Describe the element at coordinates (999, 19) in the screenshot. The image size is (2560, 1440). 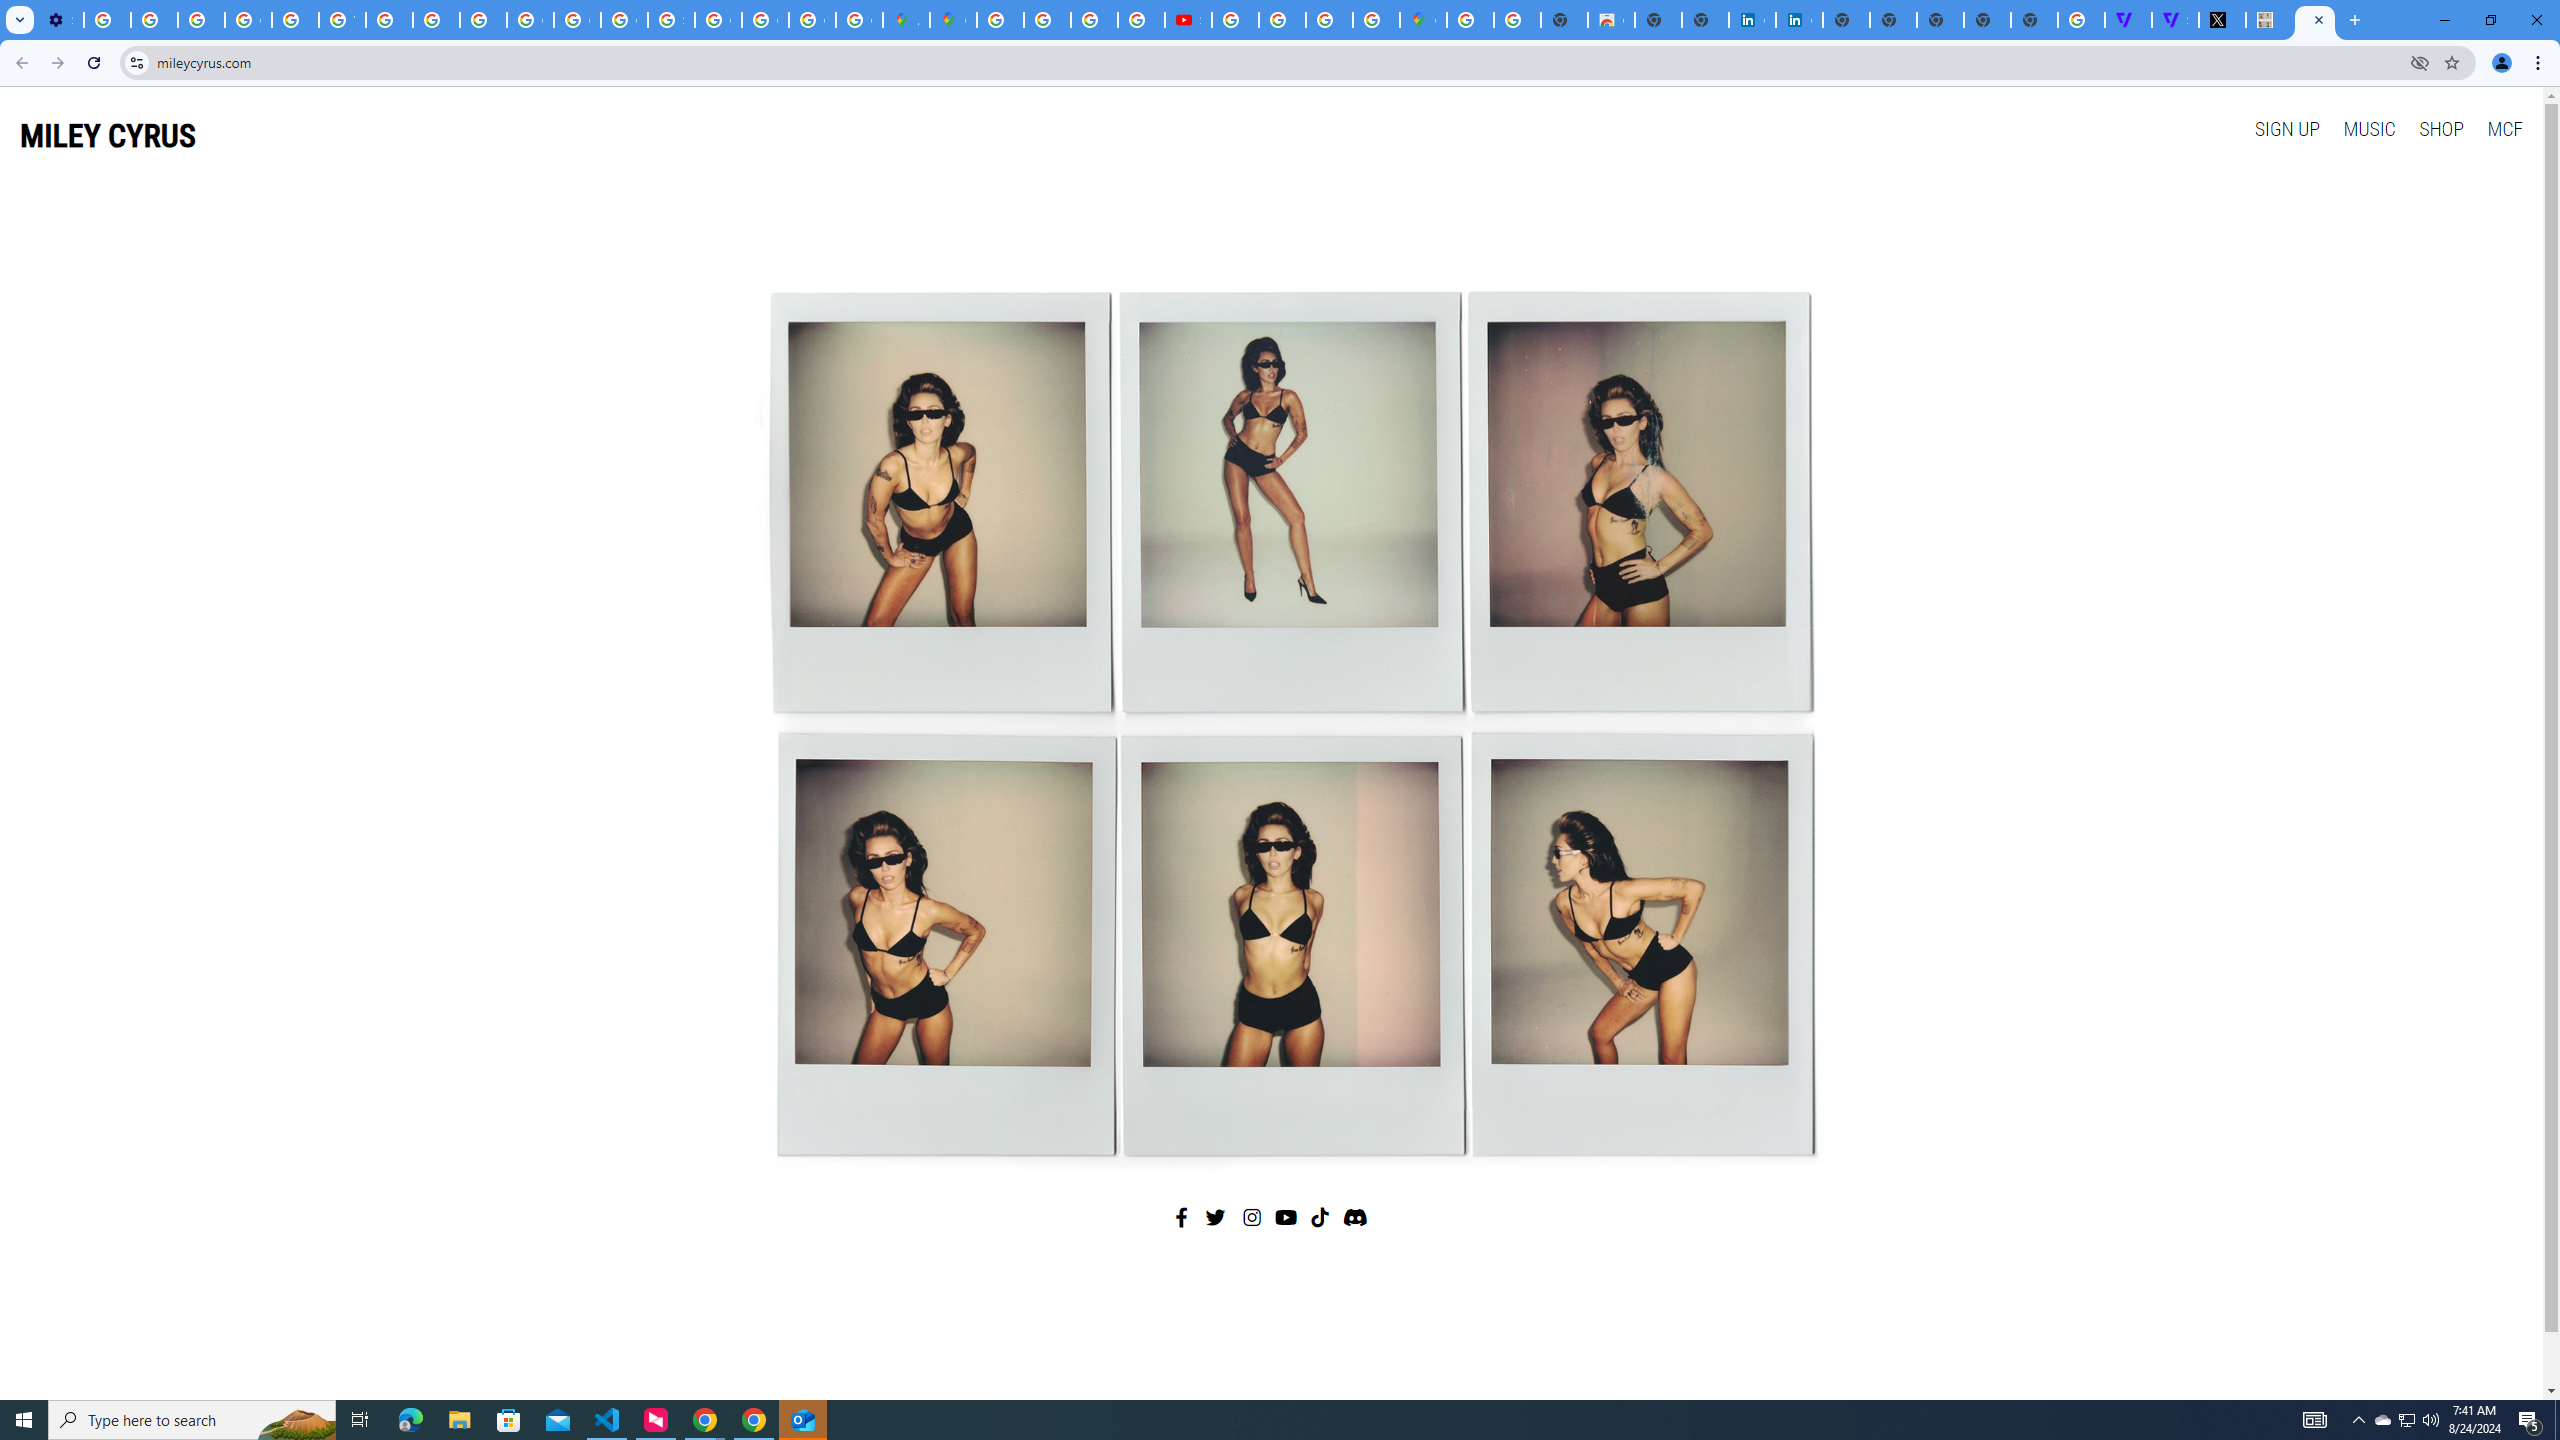
I see `'Blogger Policies and Guidelines - Transparency Center'` at that location.